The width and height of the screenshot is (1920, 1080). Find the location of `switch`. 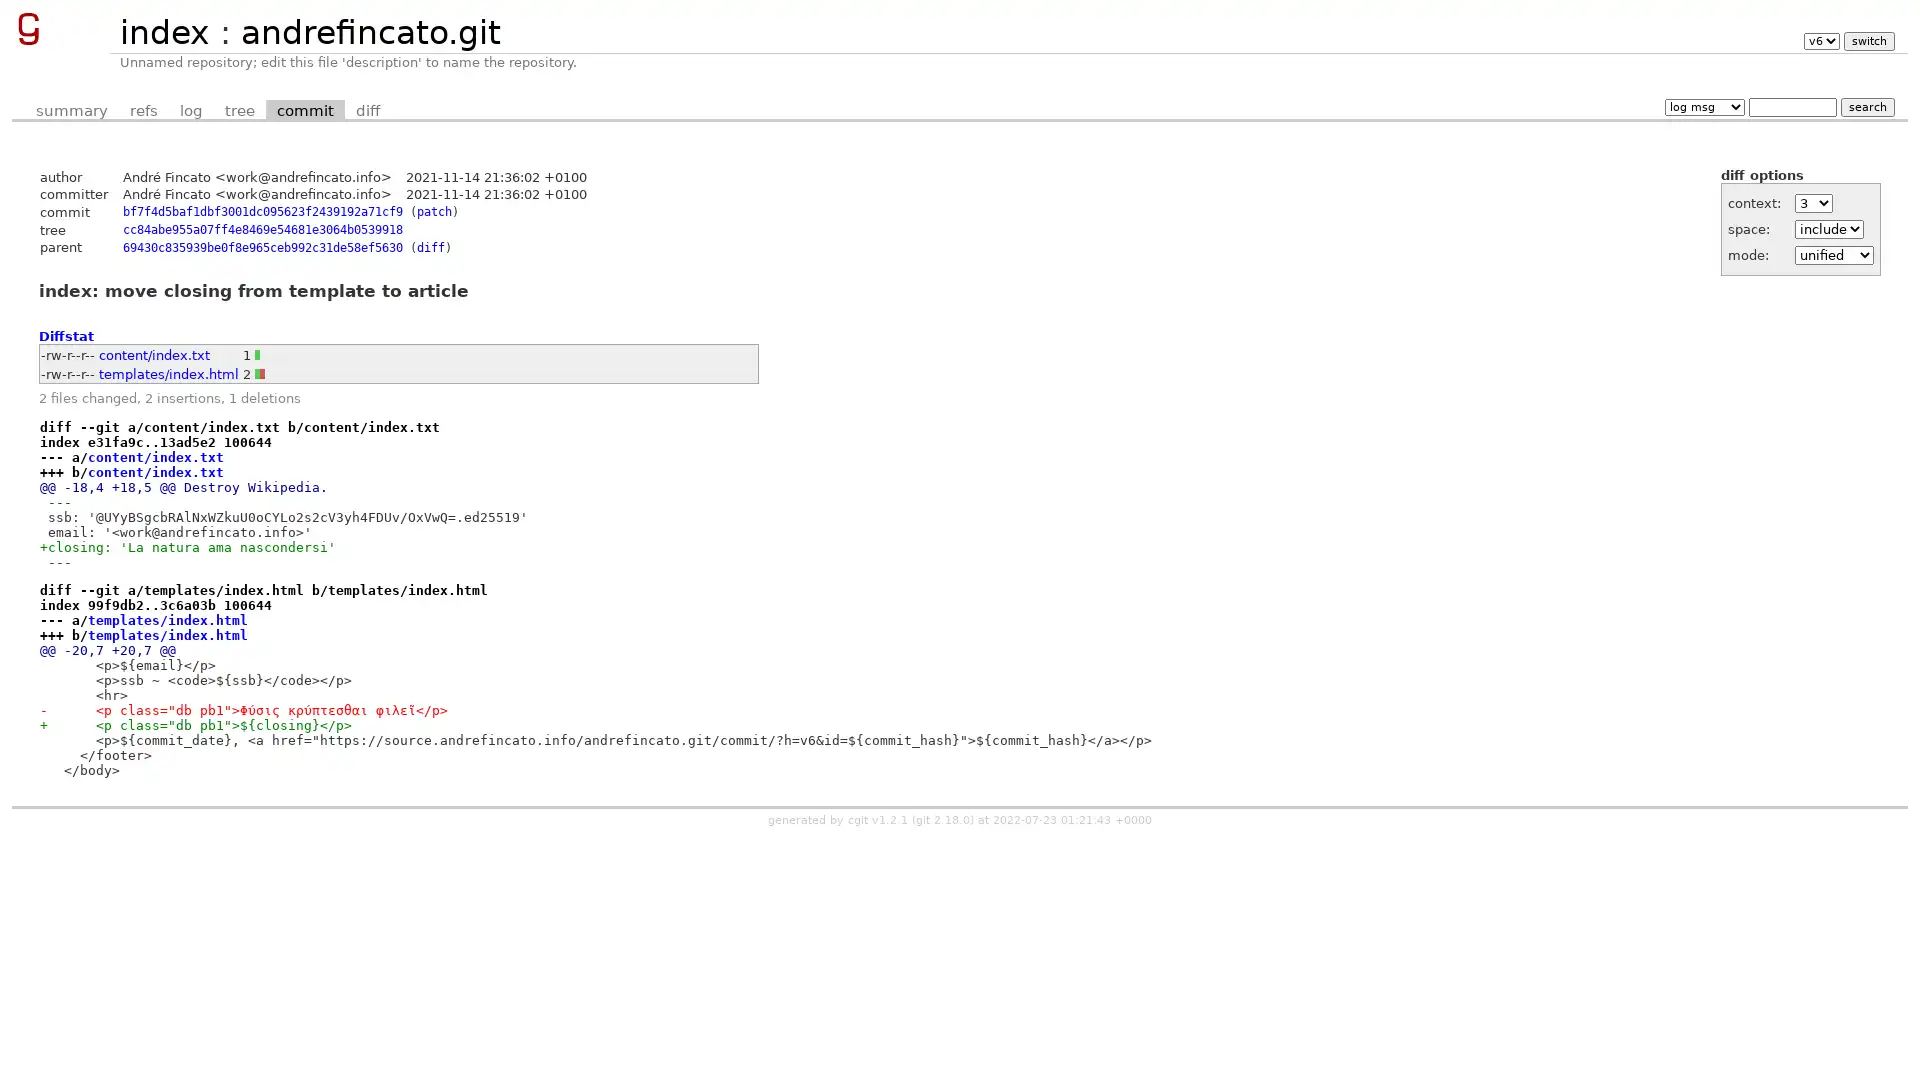

switch is located at coordinates (1867, 41).